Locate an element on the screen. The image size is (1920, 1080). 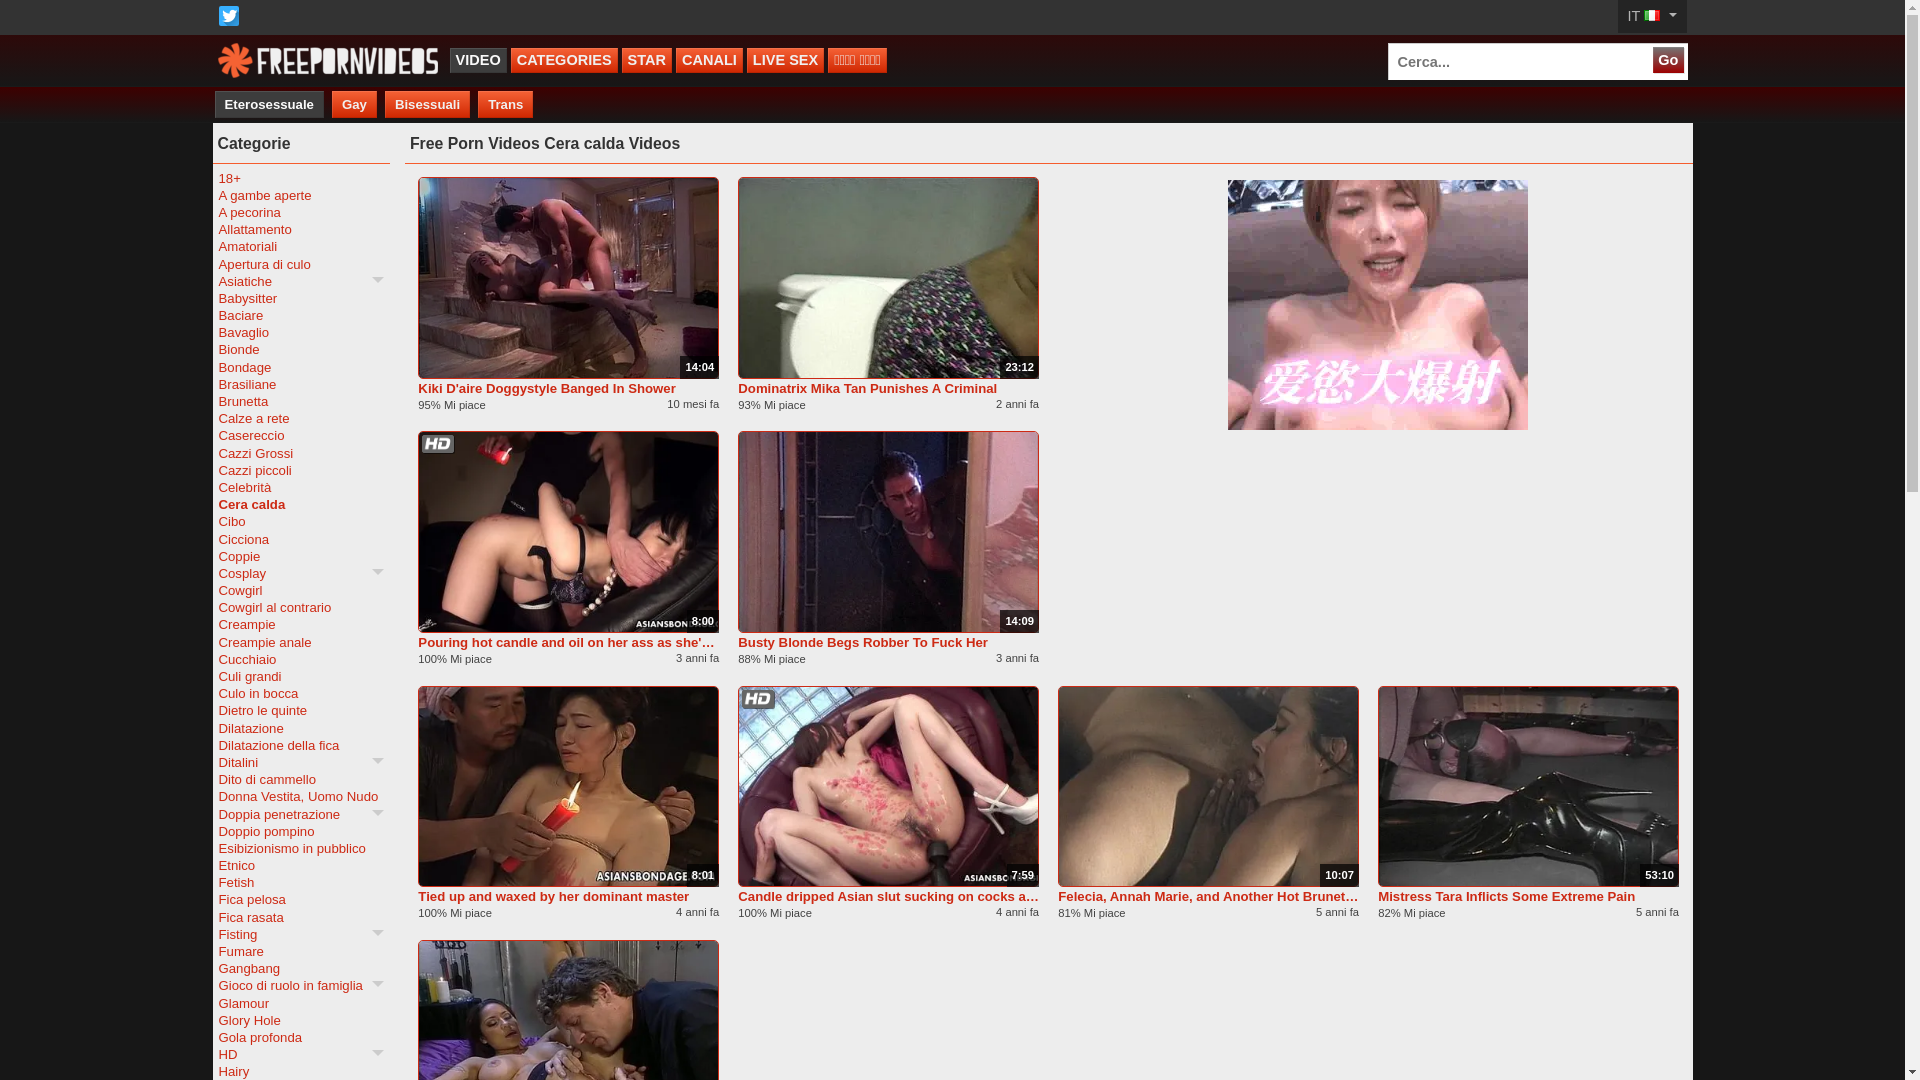
'Donna Vestita, Uomo Nudo' is located at coordinates (300, 795).